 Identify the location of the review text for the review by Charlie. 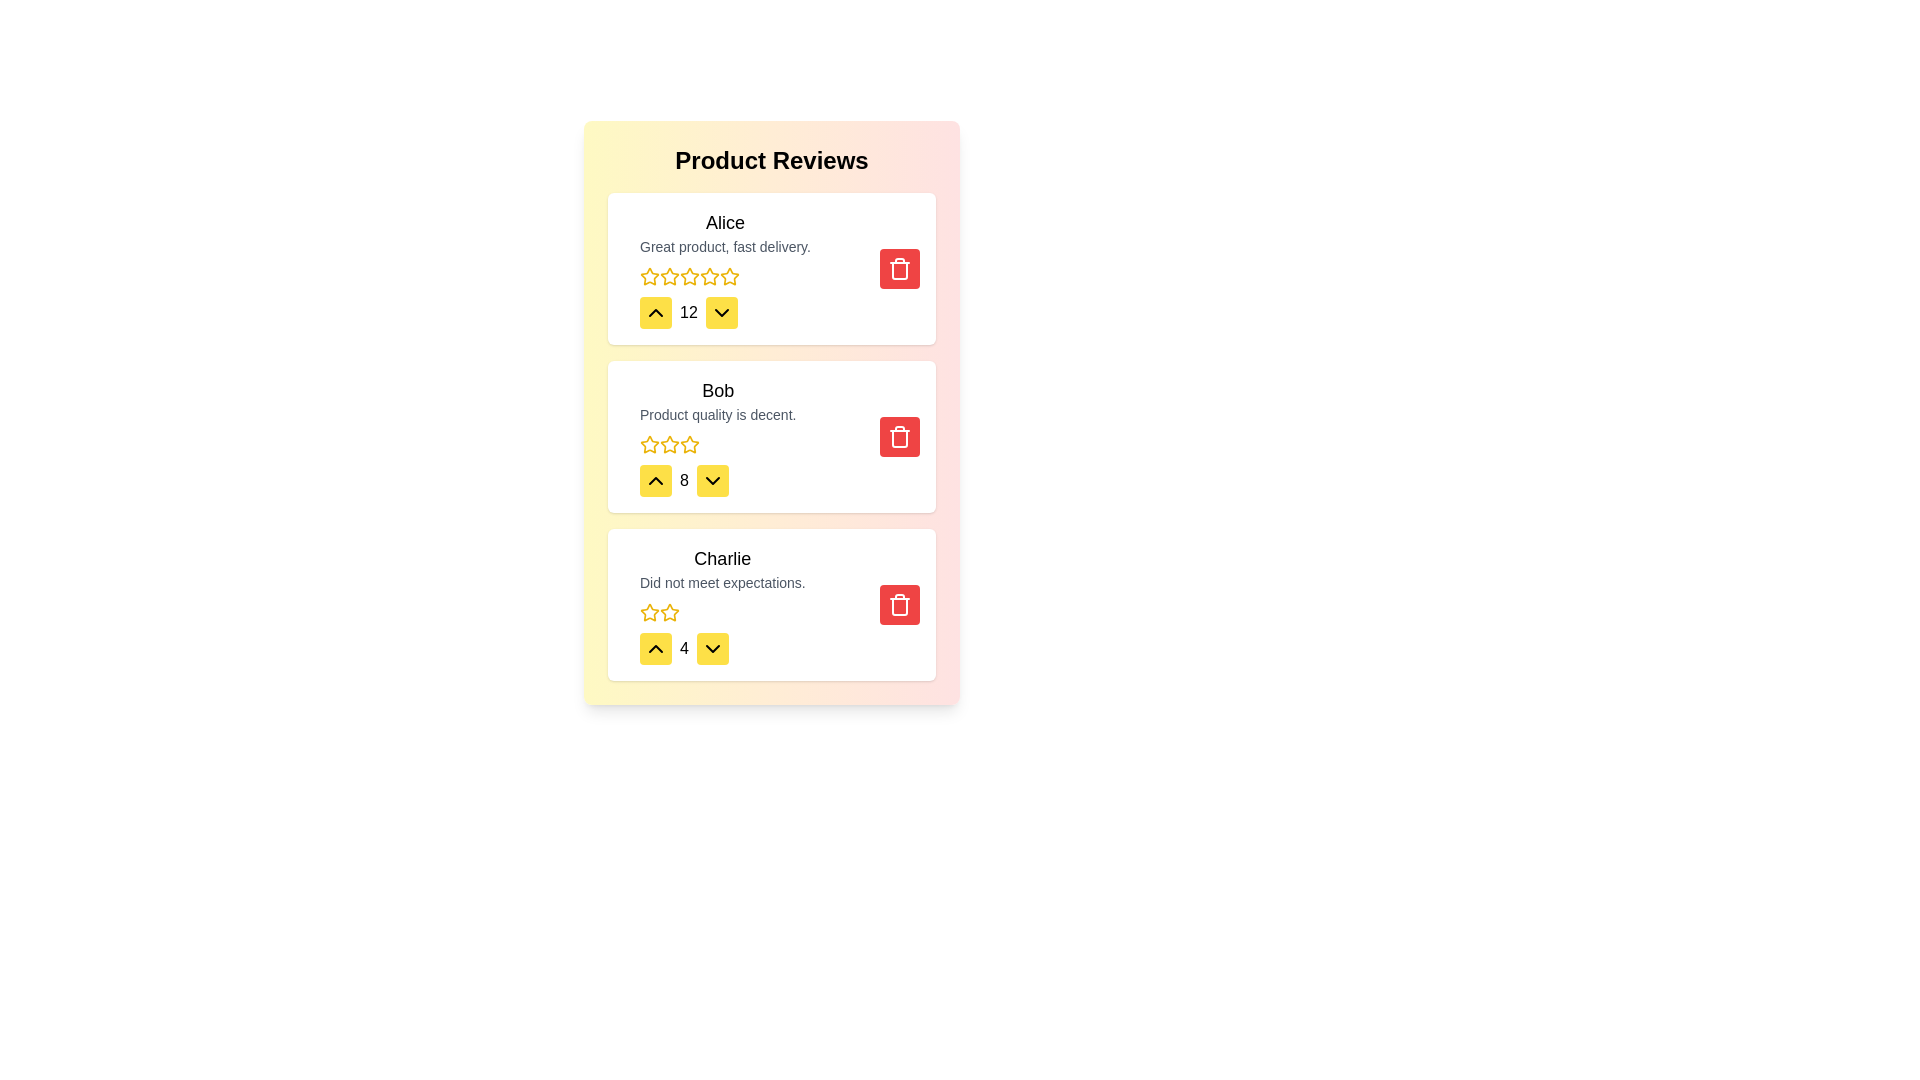
(638, 544).